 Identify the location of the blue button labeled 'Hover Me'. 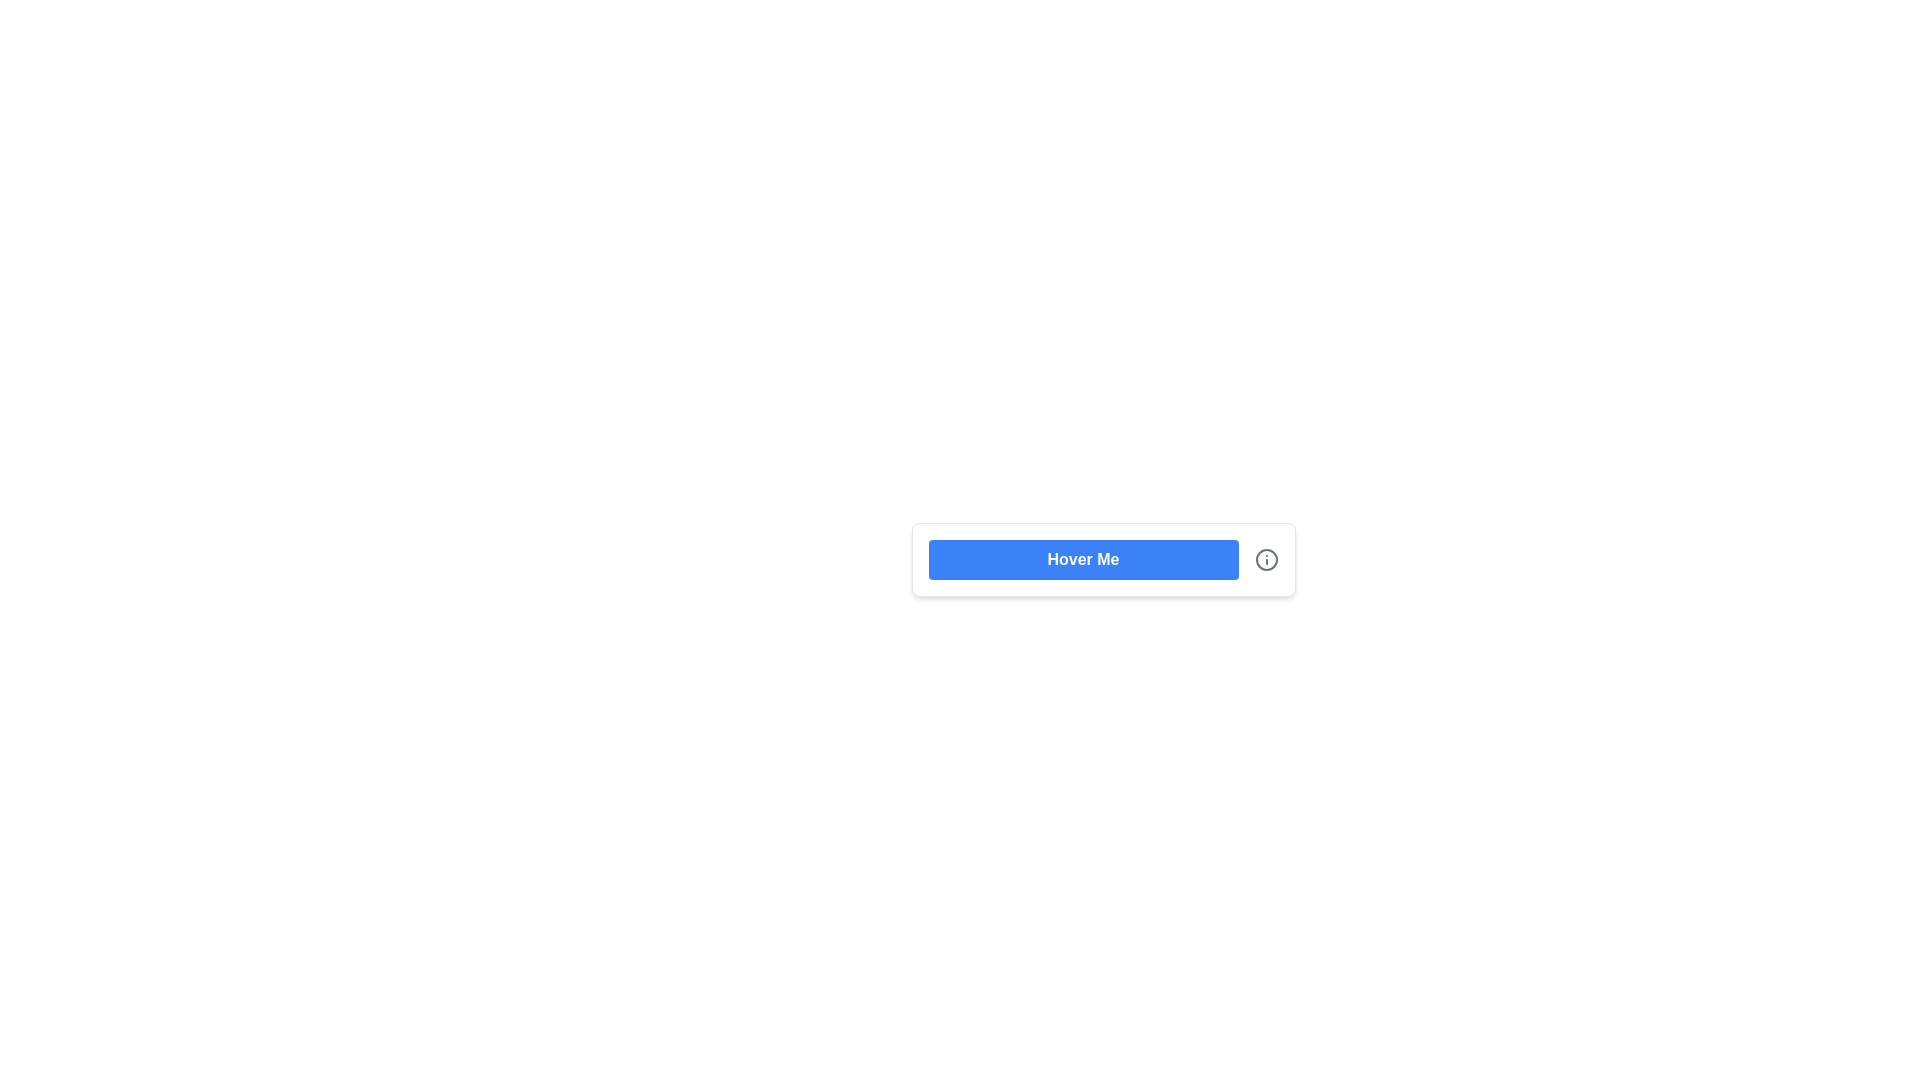
(1102, 559).